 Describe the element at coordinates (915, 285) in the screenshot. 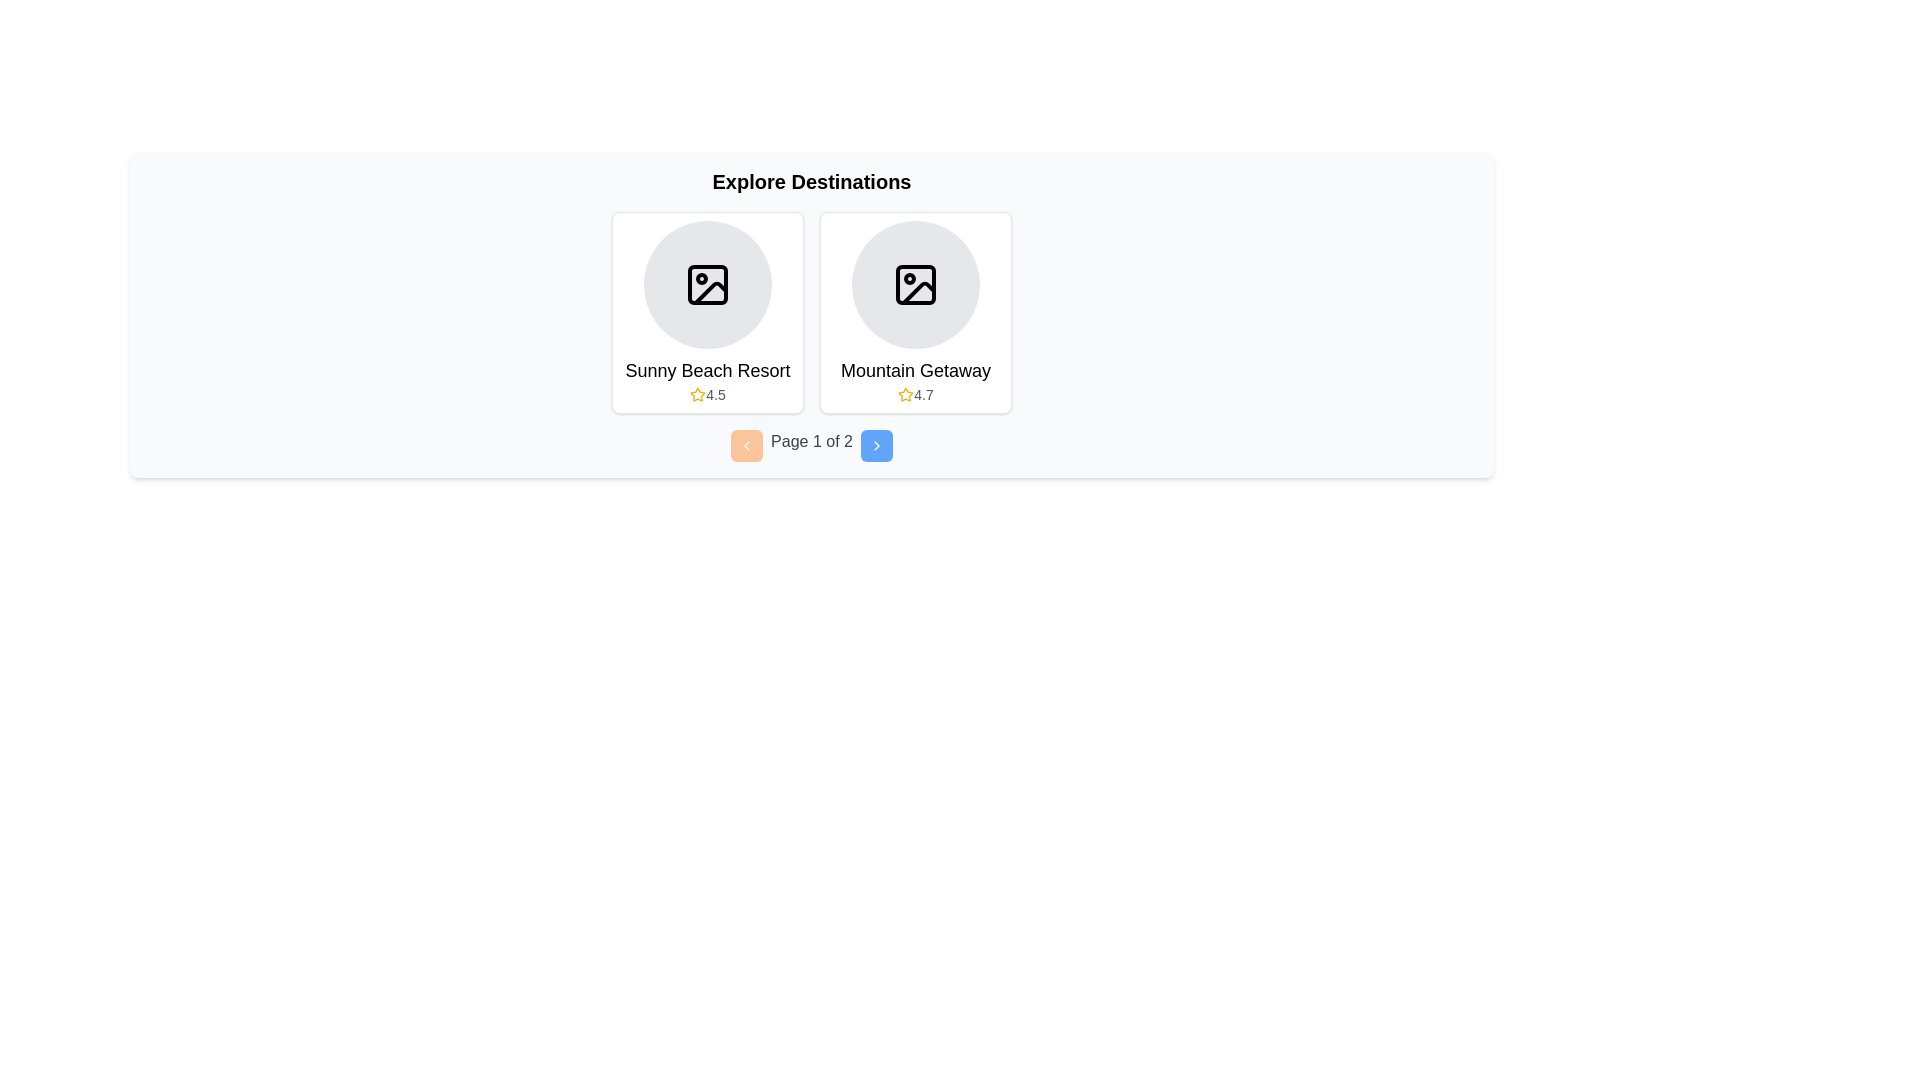

I see `the circular image placeholder icon with a gray background and black landscape icon located at the top-center of the 'Mountain Getaway' card` at that location.